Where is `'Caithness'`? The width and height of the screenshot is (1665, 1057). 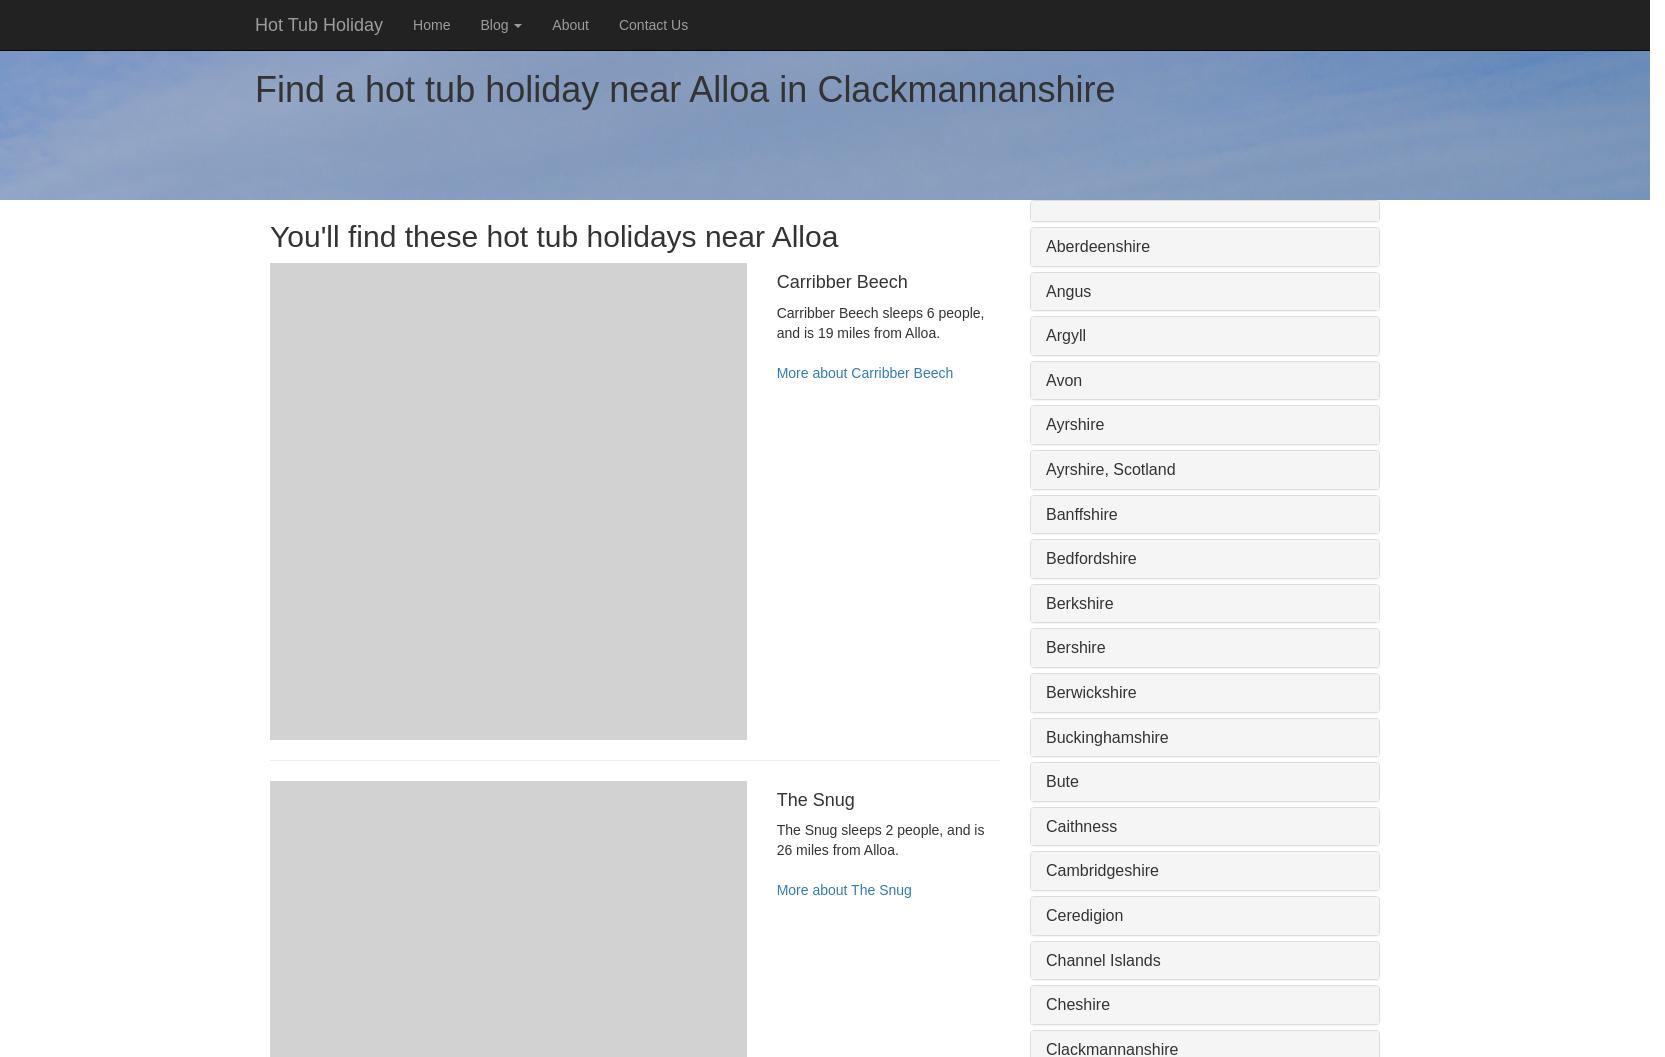
'Caithness' is located at coordinates (1080, 825).